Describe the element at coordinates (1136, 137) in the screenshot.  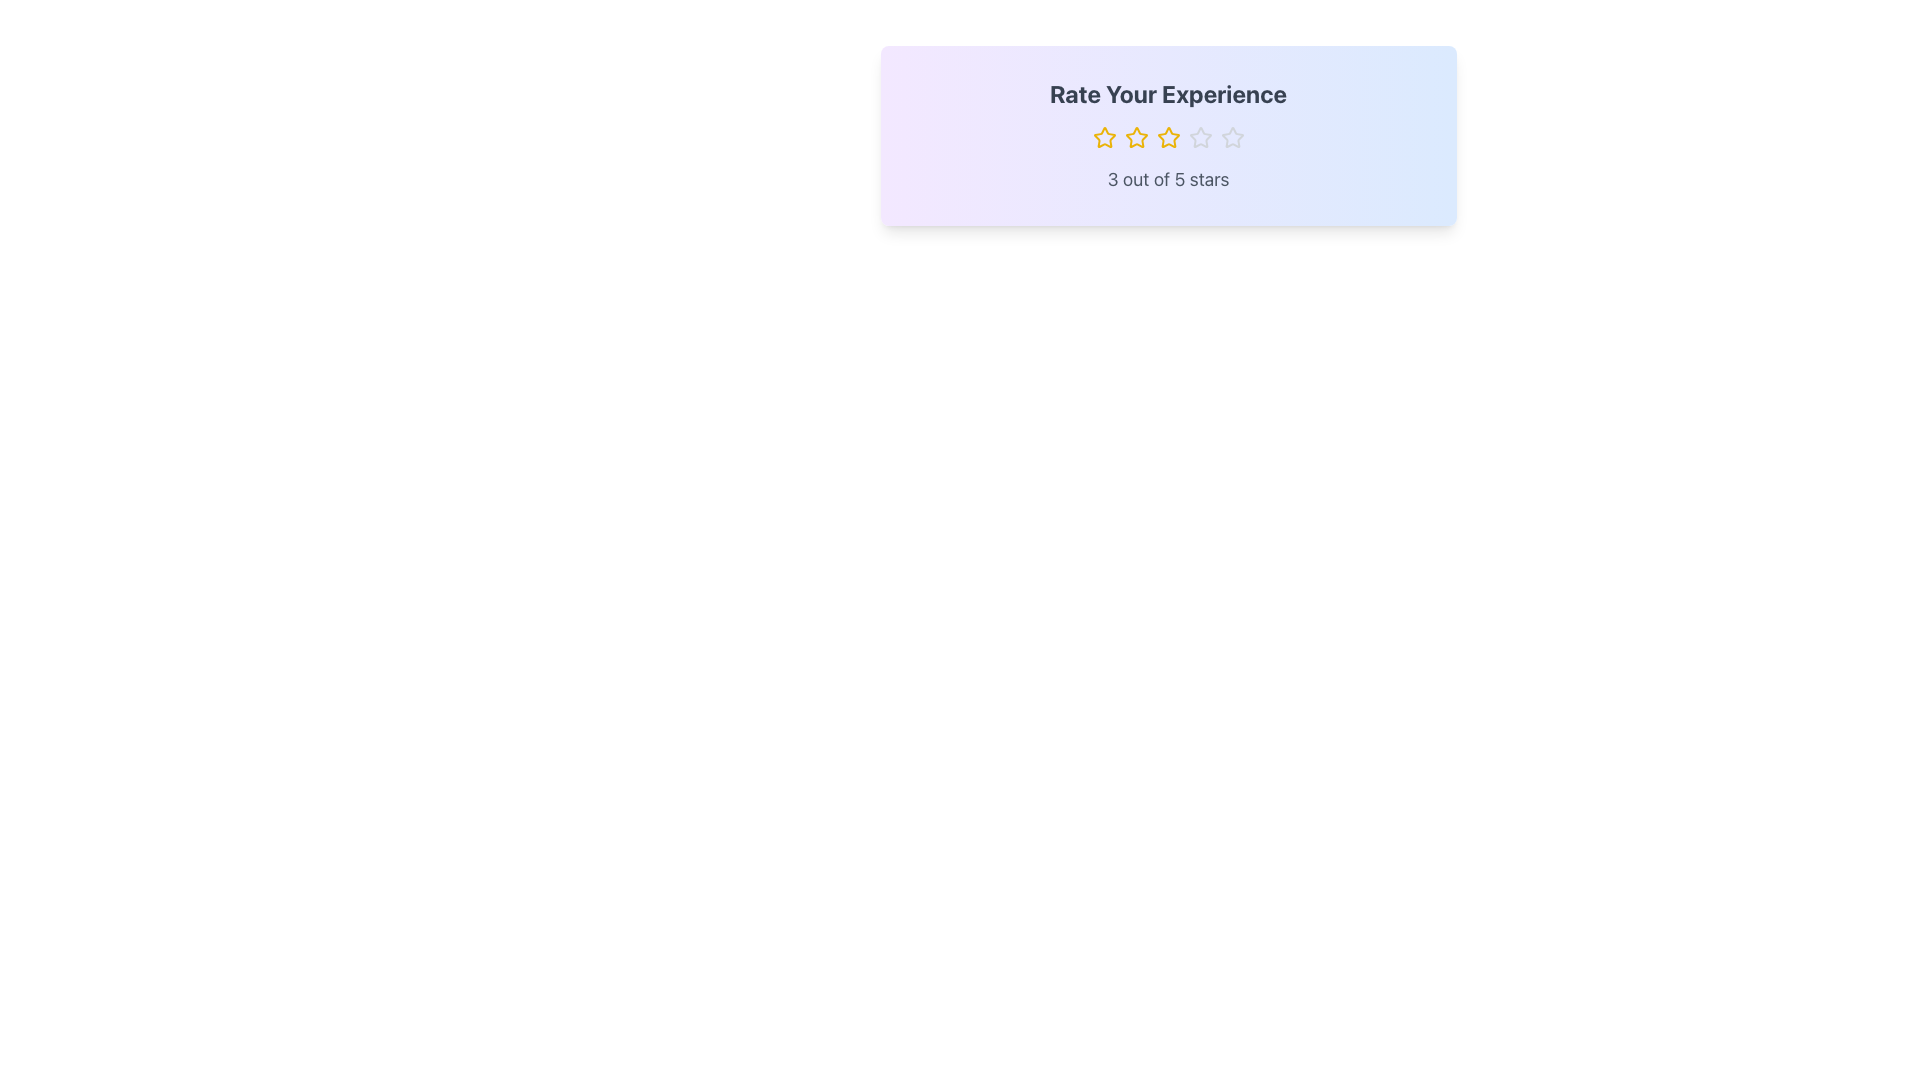
I see `the second star-shaped icon button, styled in yellow` at that location.